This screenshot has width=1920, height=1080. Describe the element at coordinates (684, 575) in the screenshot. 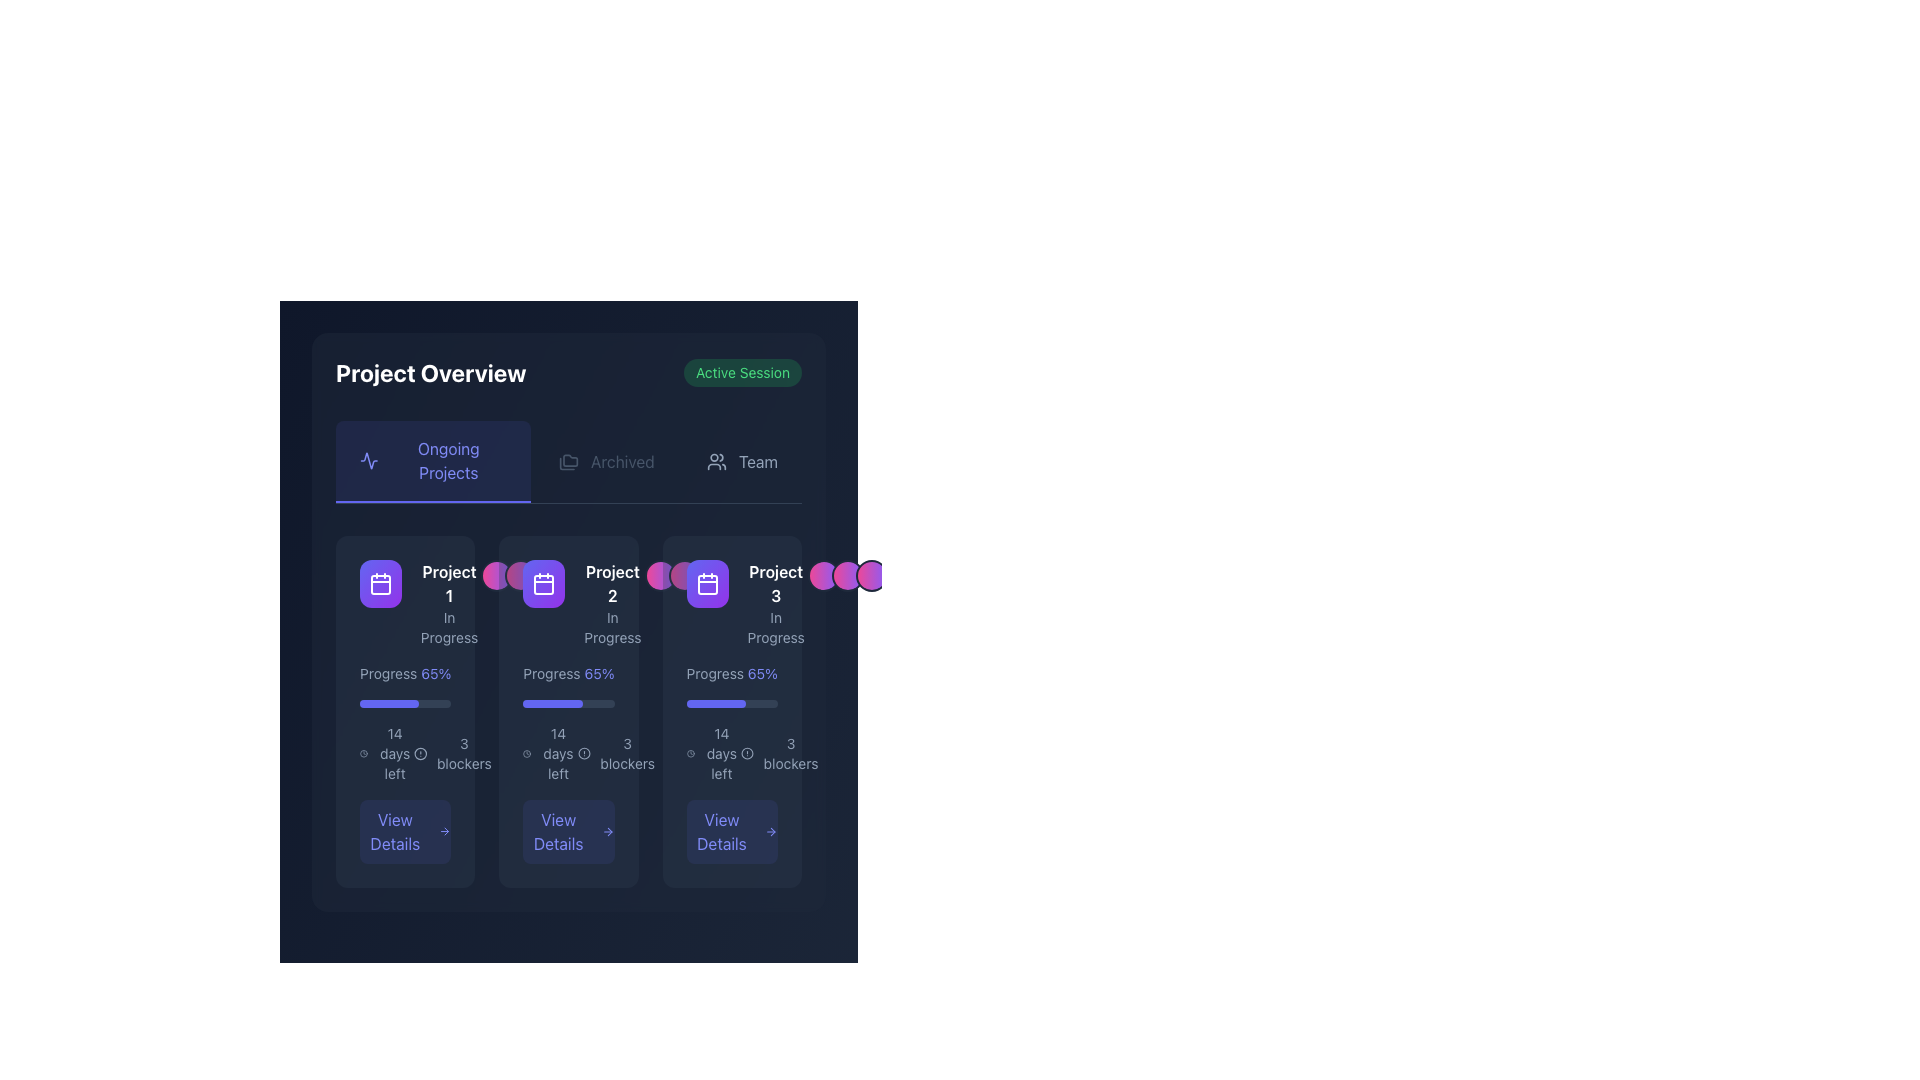

I see `the decorative graphical element consisting of three overlapping circular visuals with a gradient effect from pink to violet, located in the upper-right section of the 'Project 2' card, to the right of 'In Progress'` at that location.